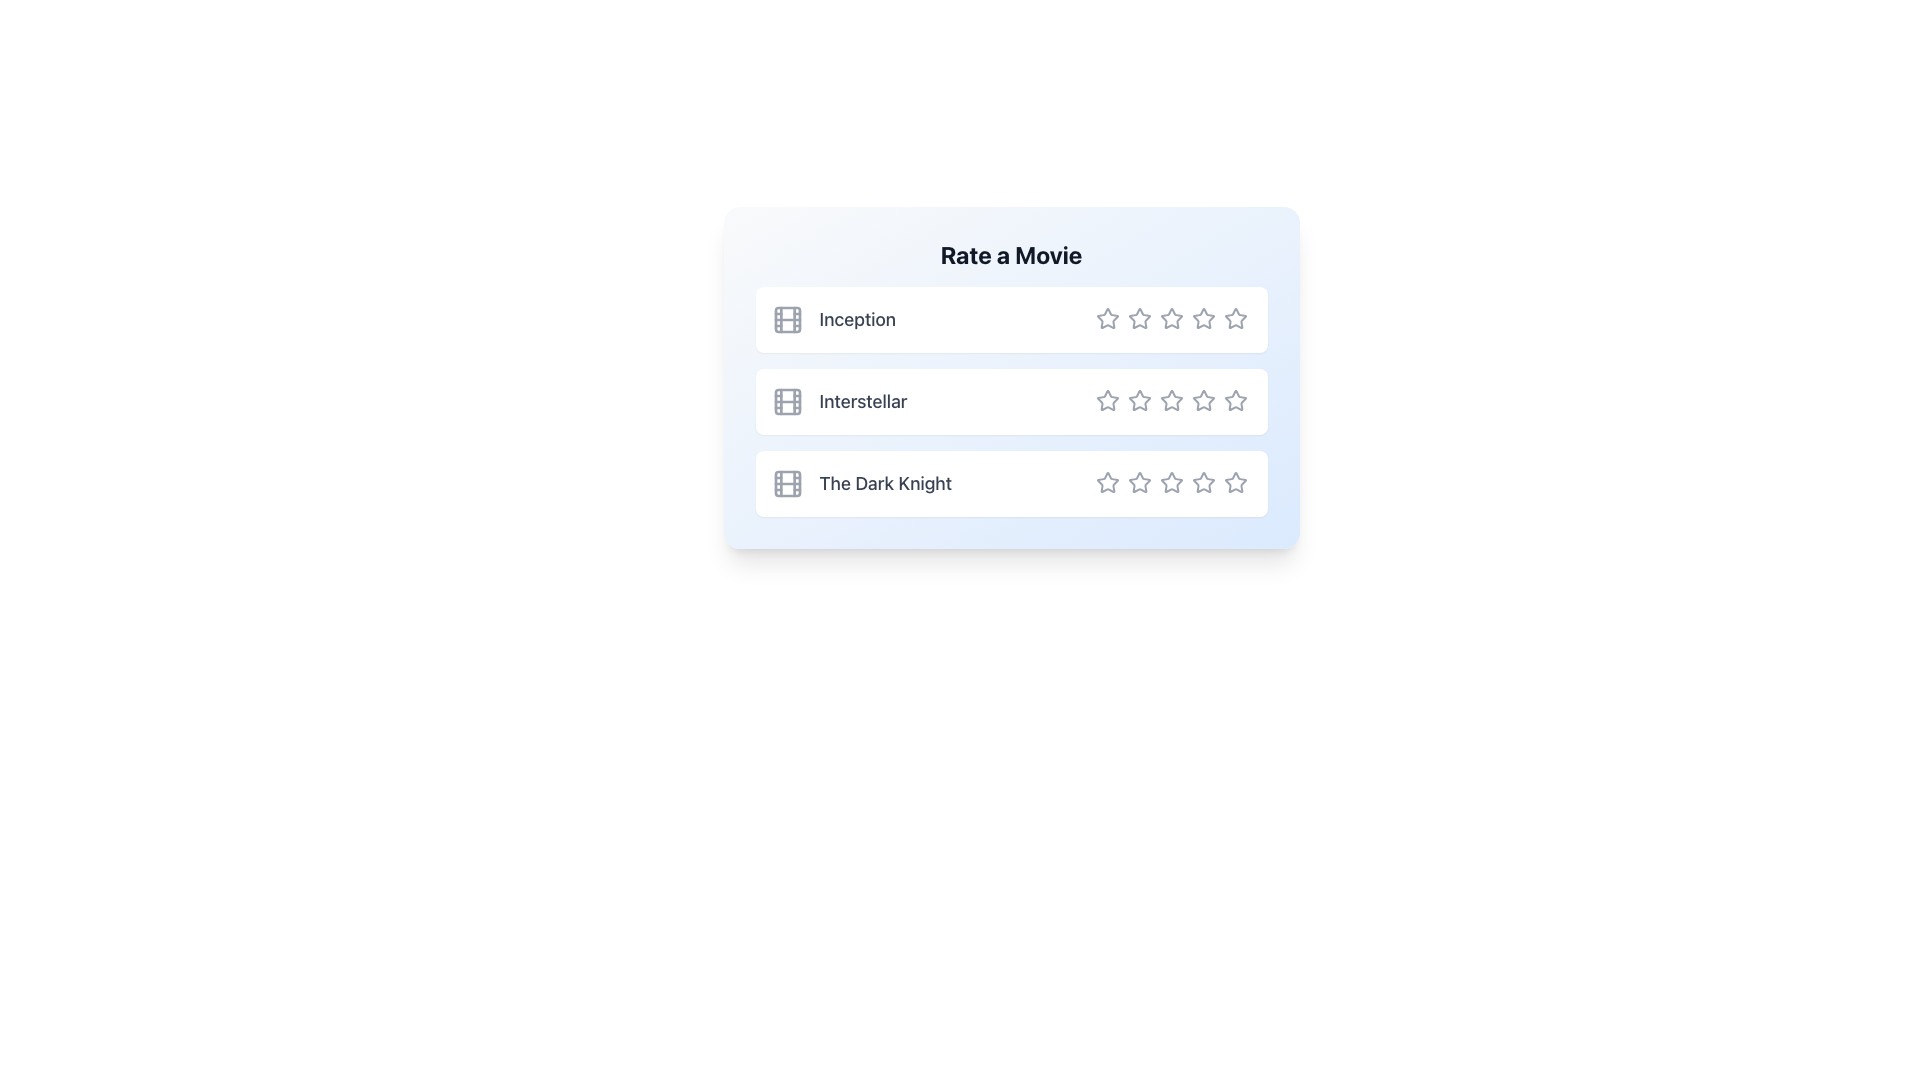  Describe the element at coordinates (1139, 317) in the screenshot. I see `the second star-shaped icon in the rating system for the movie 'Inception'` at that location.